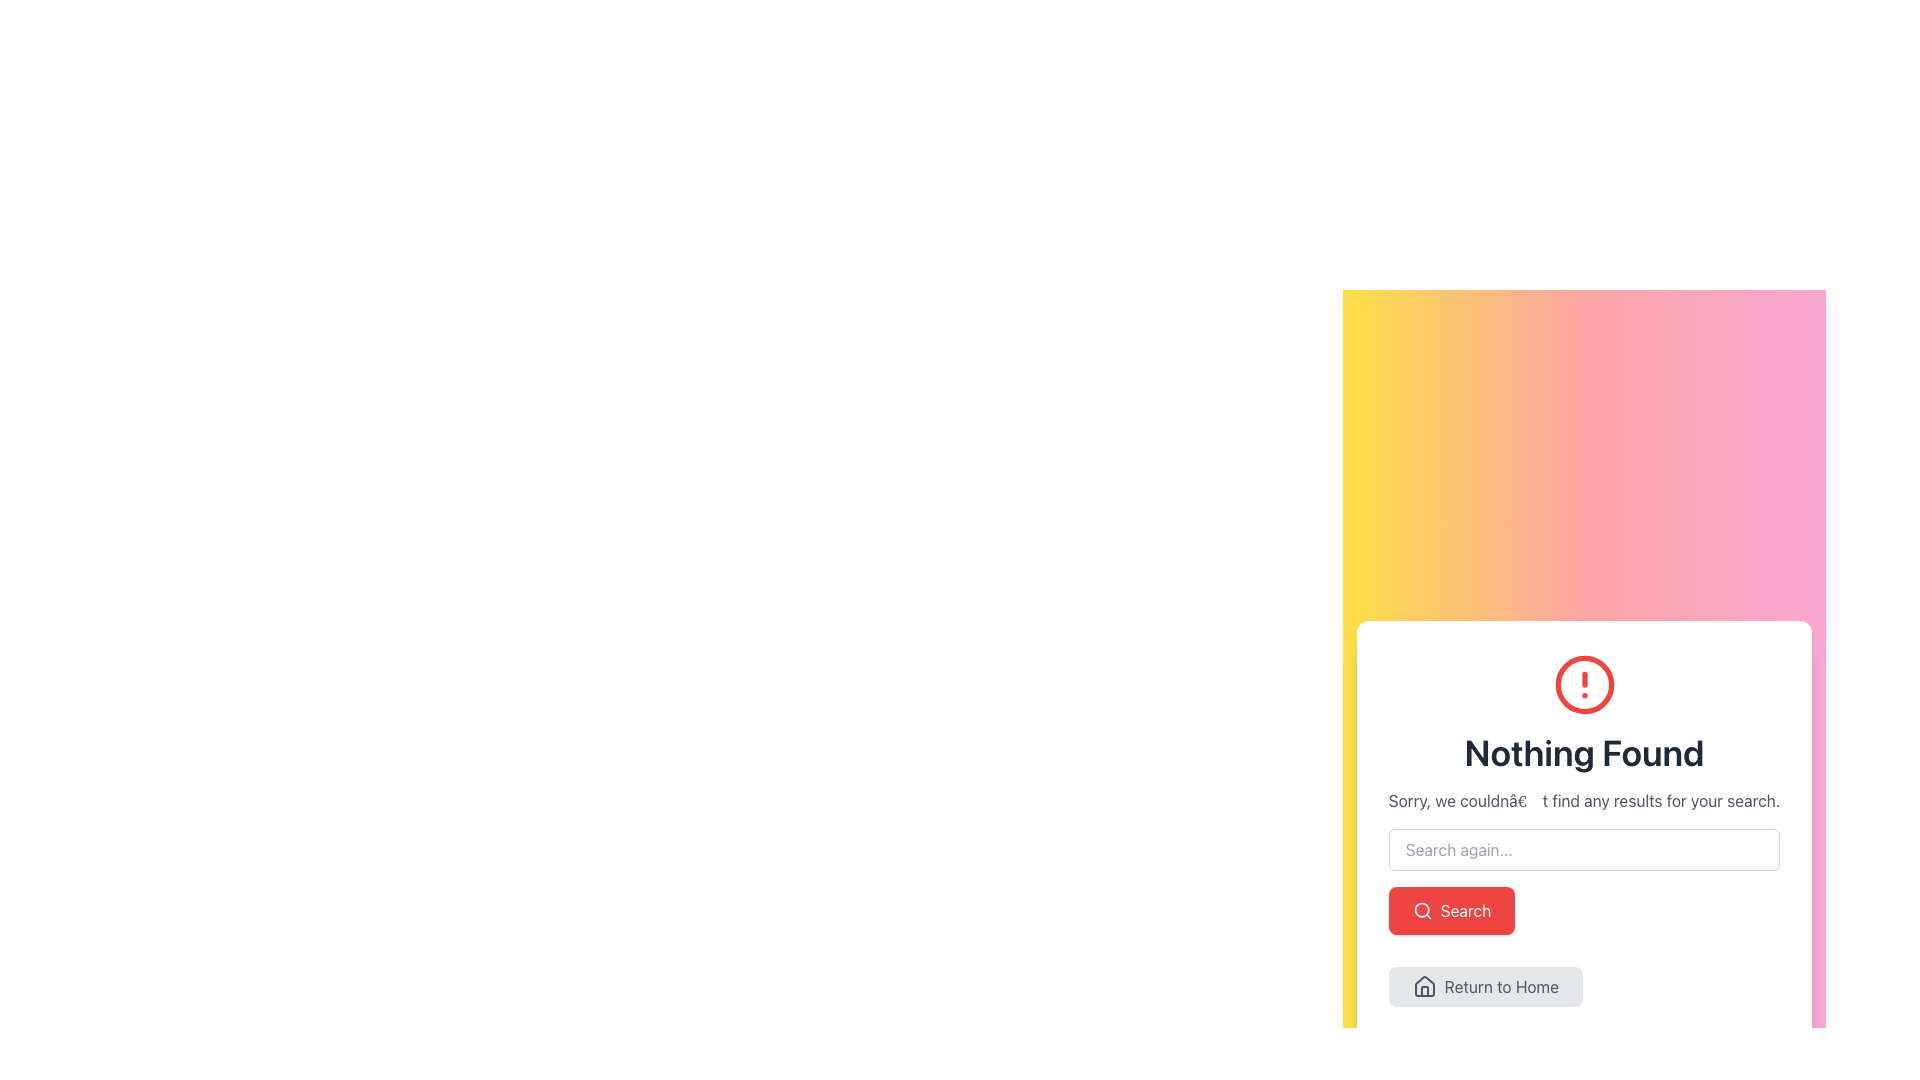 The image size is (1920, 1080). I want to click on the circular part of the magnifying glass icon that is part of the red 'Search' button, which is located below a text input field, so click(1420, 910).